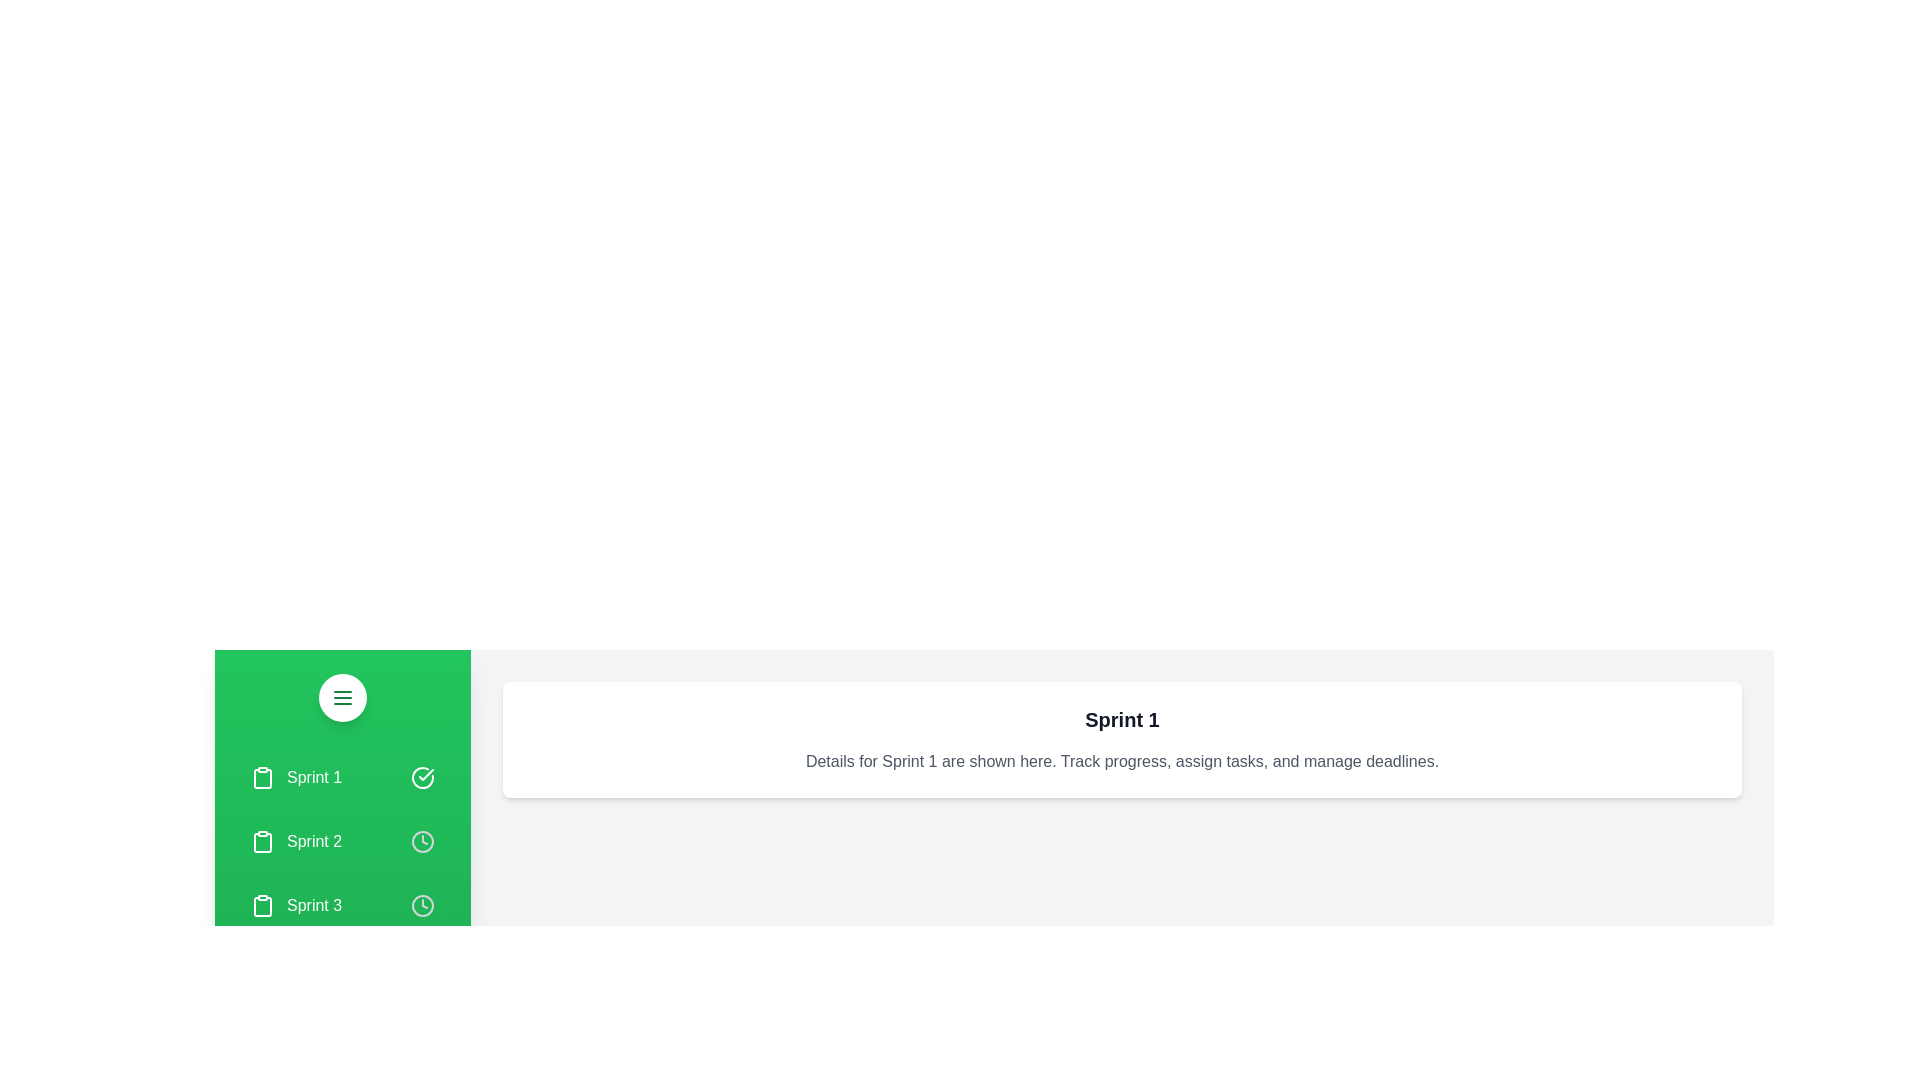 This screenshot has height=1080, width=1920. What do you see at coordinates (342, 968) in the screenshot?
I see `the sprint item Backlog to see the highlight effect` at bounding box center [342, 968].